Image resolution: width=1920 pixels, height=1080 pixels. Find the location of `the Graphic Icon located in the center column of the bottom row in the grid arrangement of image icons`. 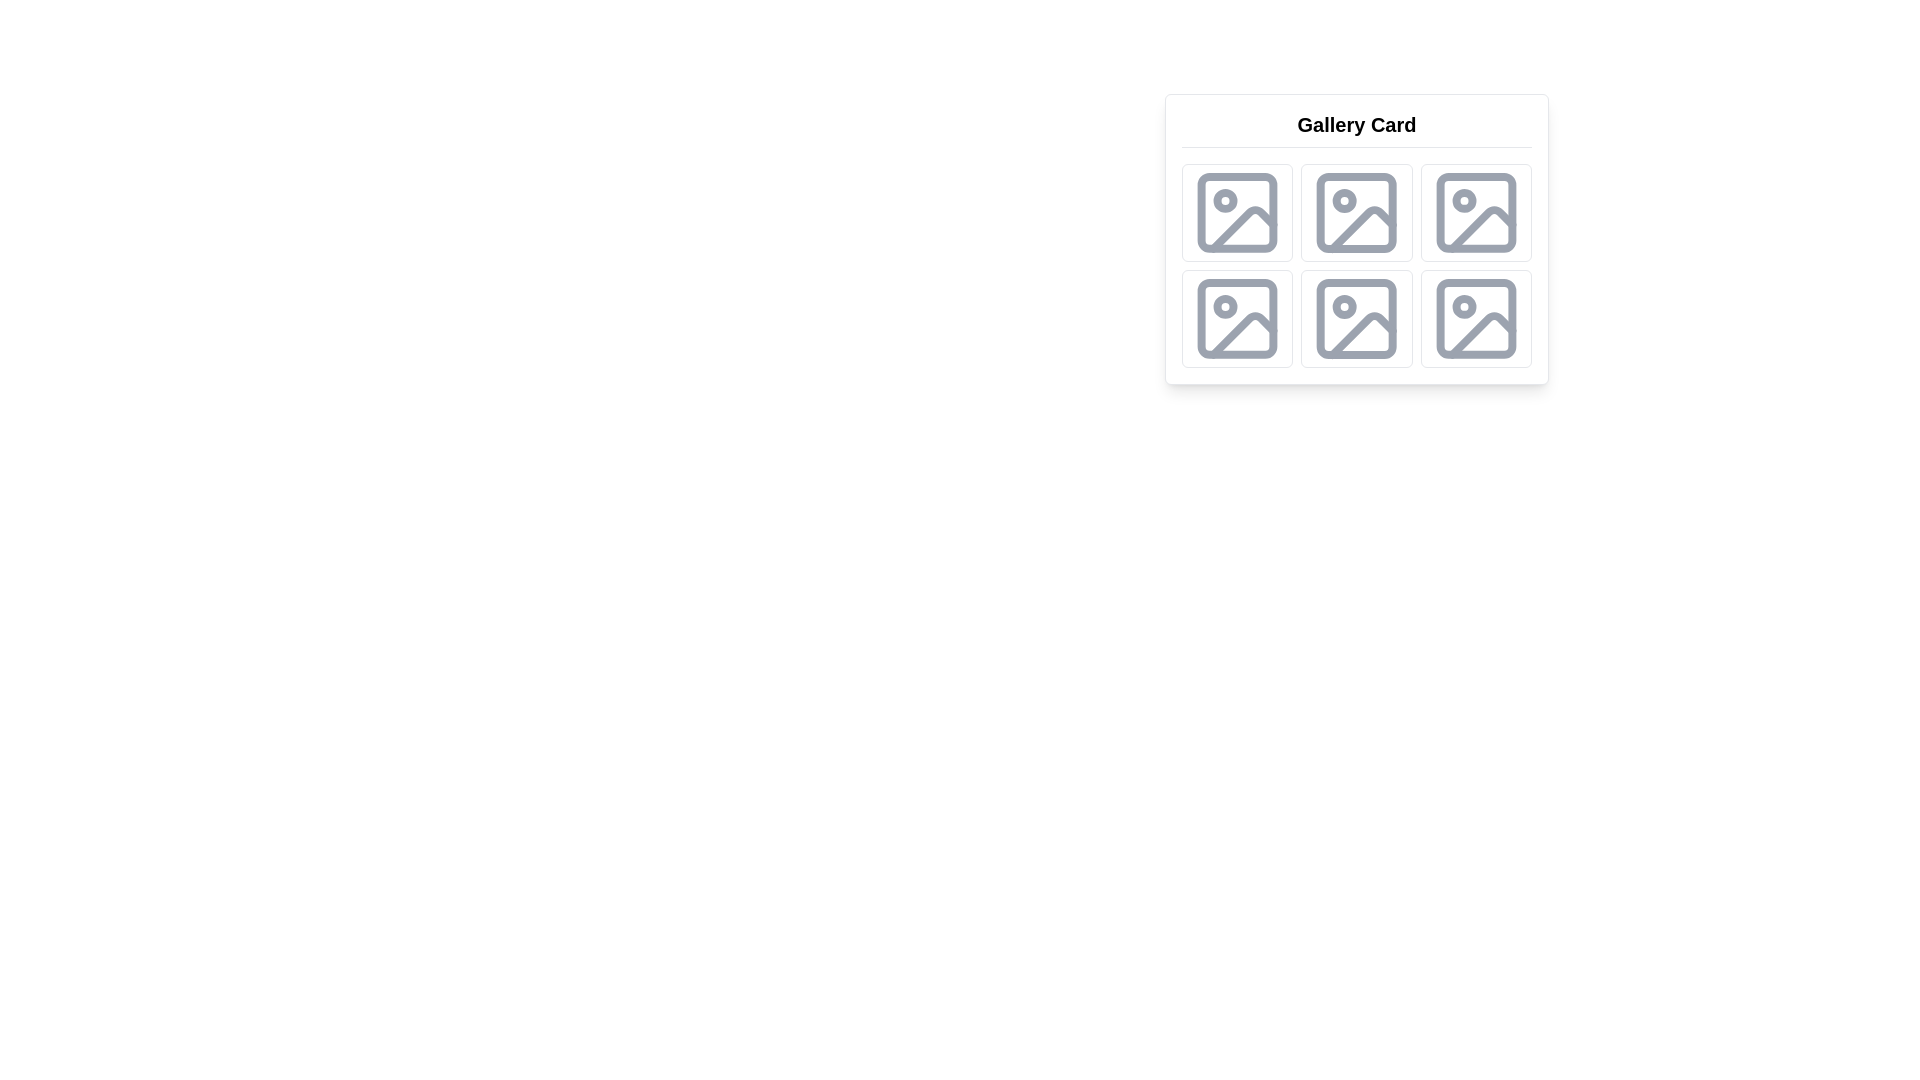

the Graphic Icon located in the center column of the bottom row in the grid arrangement of image icons is located at coordinates (1357, 318).